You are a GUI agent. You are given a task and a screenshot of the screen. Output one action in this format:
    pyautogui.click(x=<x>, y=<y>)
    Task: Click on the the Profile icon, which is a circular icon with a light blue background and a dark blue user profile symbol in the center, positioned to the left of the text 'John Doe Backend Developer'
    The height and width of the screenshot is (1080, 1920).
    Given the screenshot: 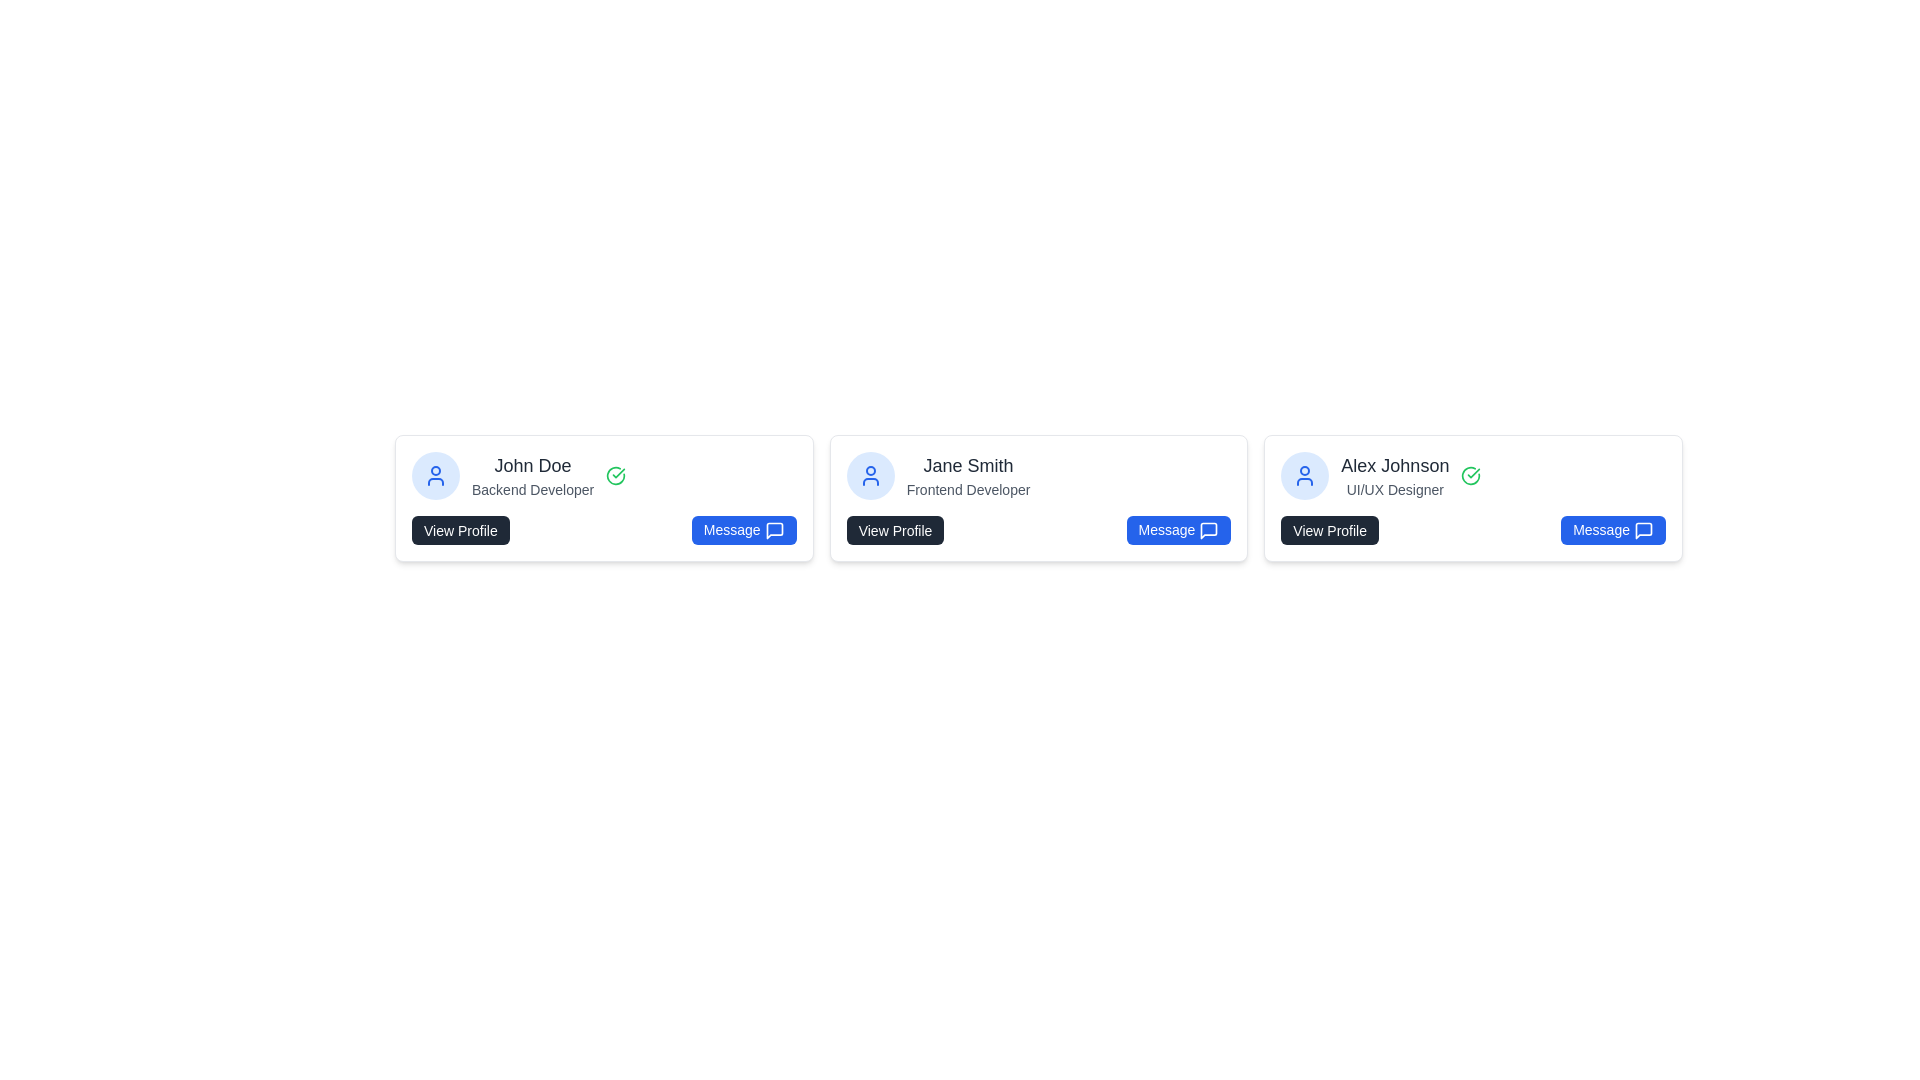 What is the action you would take?
    pyautogui.click(x=435, y=475)
    